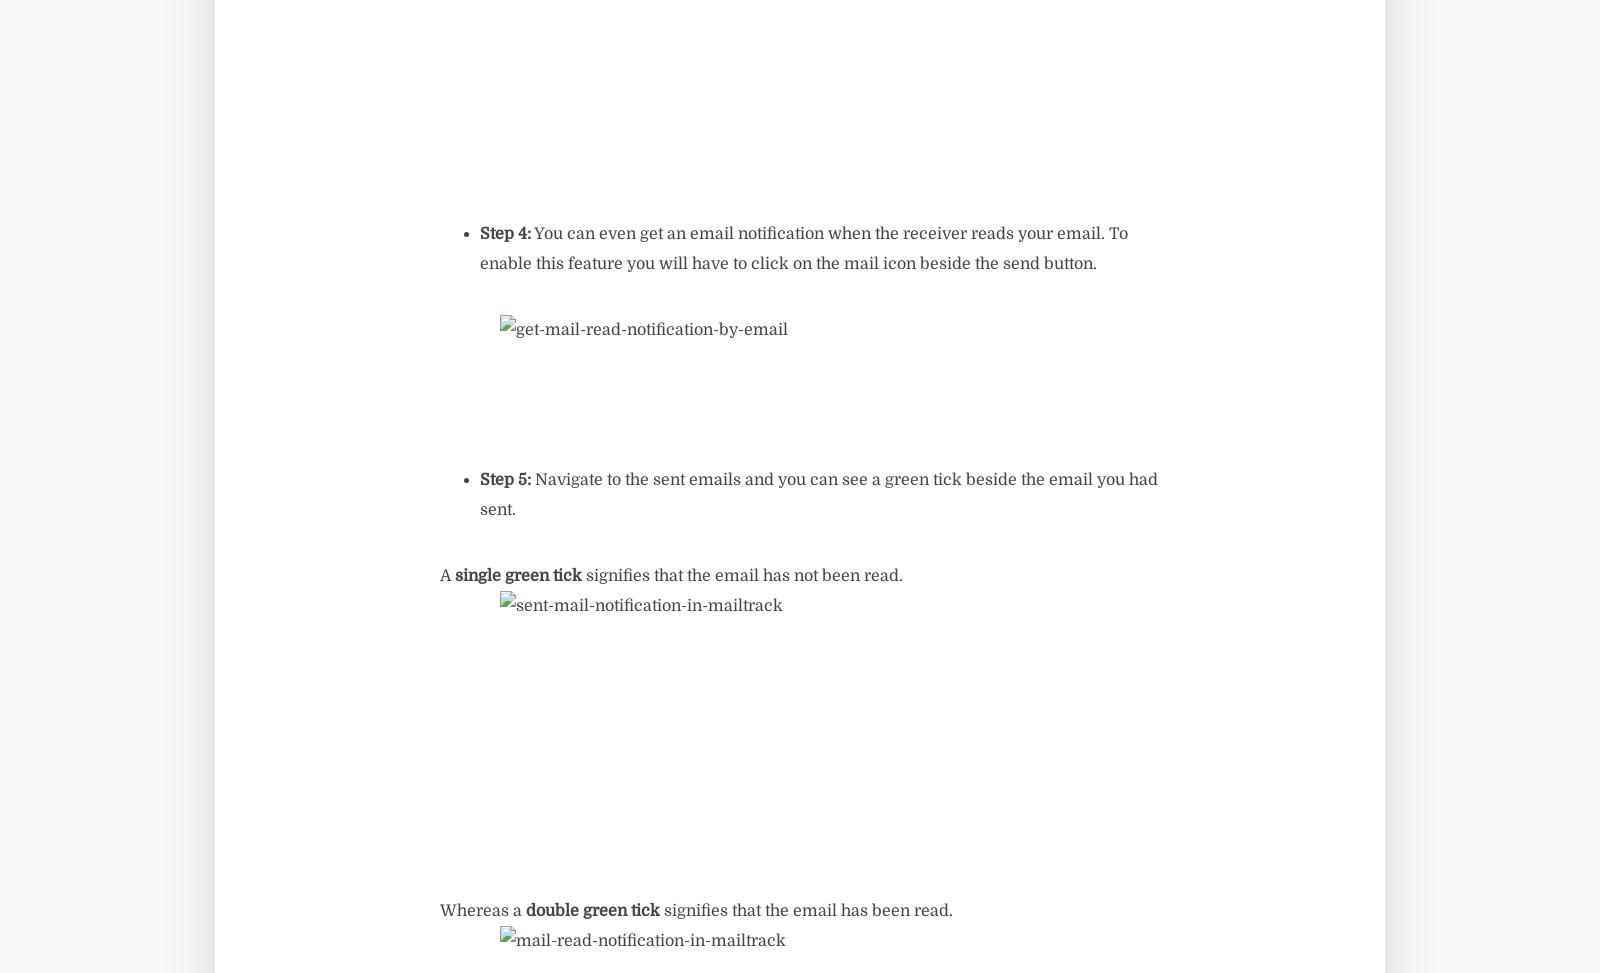 The image size is (1600, 973). What do you see at coordinates (482, 910) in the screenshot?
I see `'Whereas a'` at bounding box center [482, 910].